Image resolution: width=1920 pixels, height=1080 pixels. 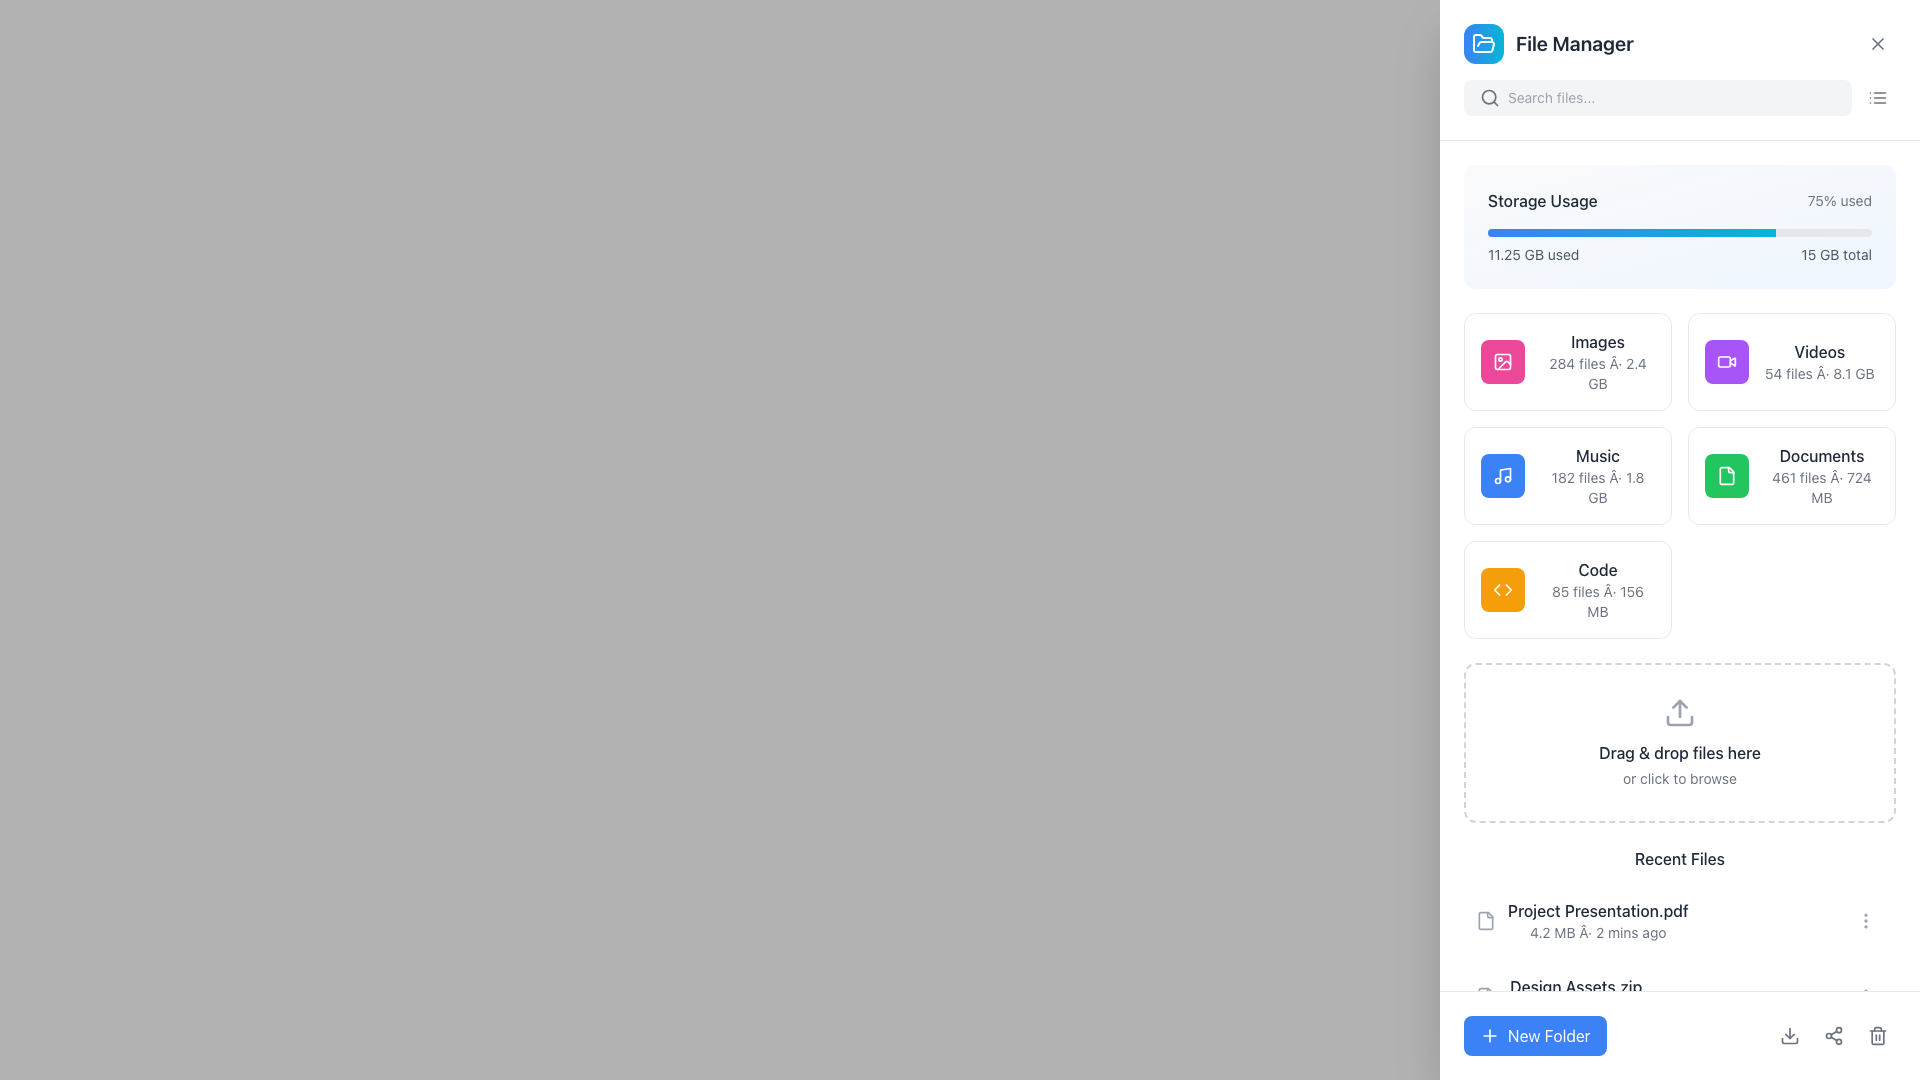 I want to click on 'Music' label text, which serves as the title for the storage category, centrally aligned in the second column of the grid layout beneath 'Storage Usage', so click(x=1597, y=455).